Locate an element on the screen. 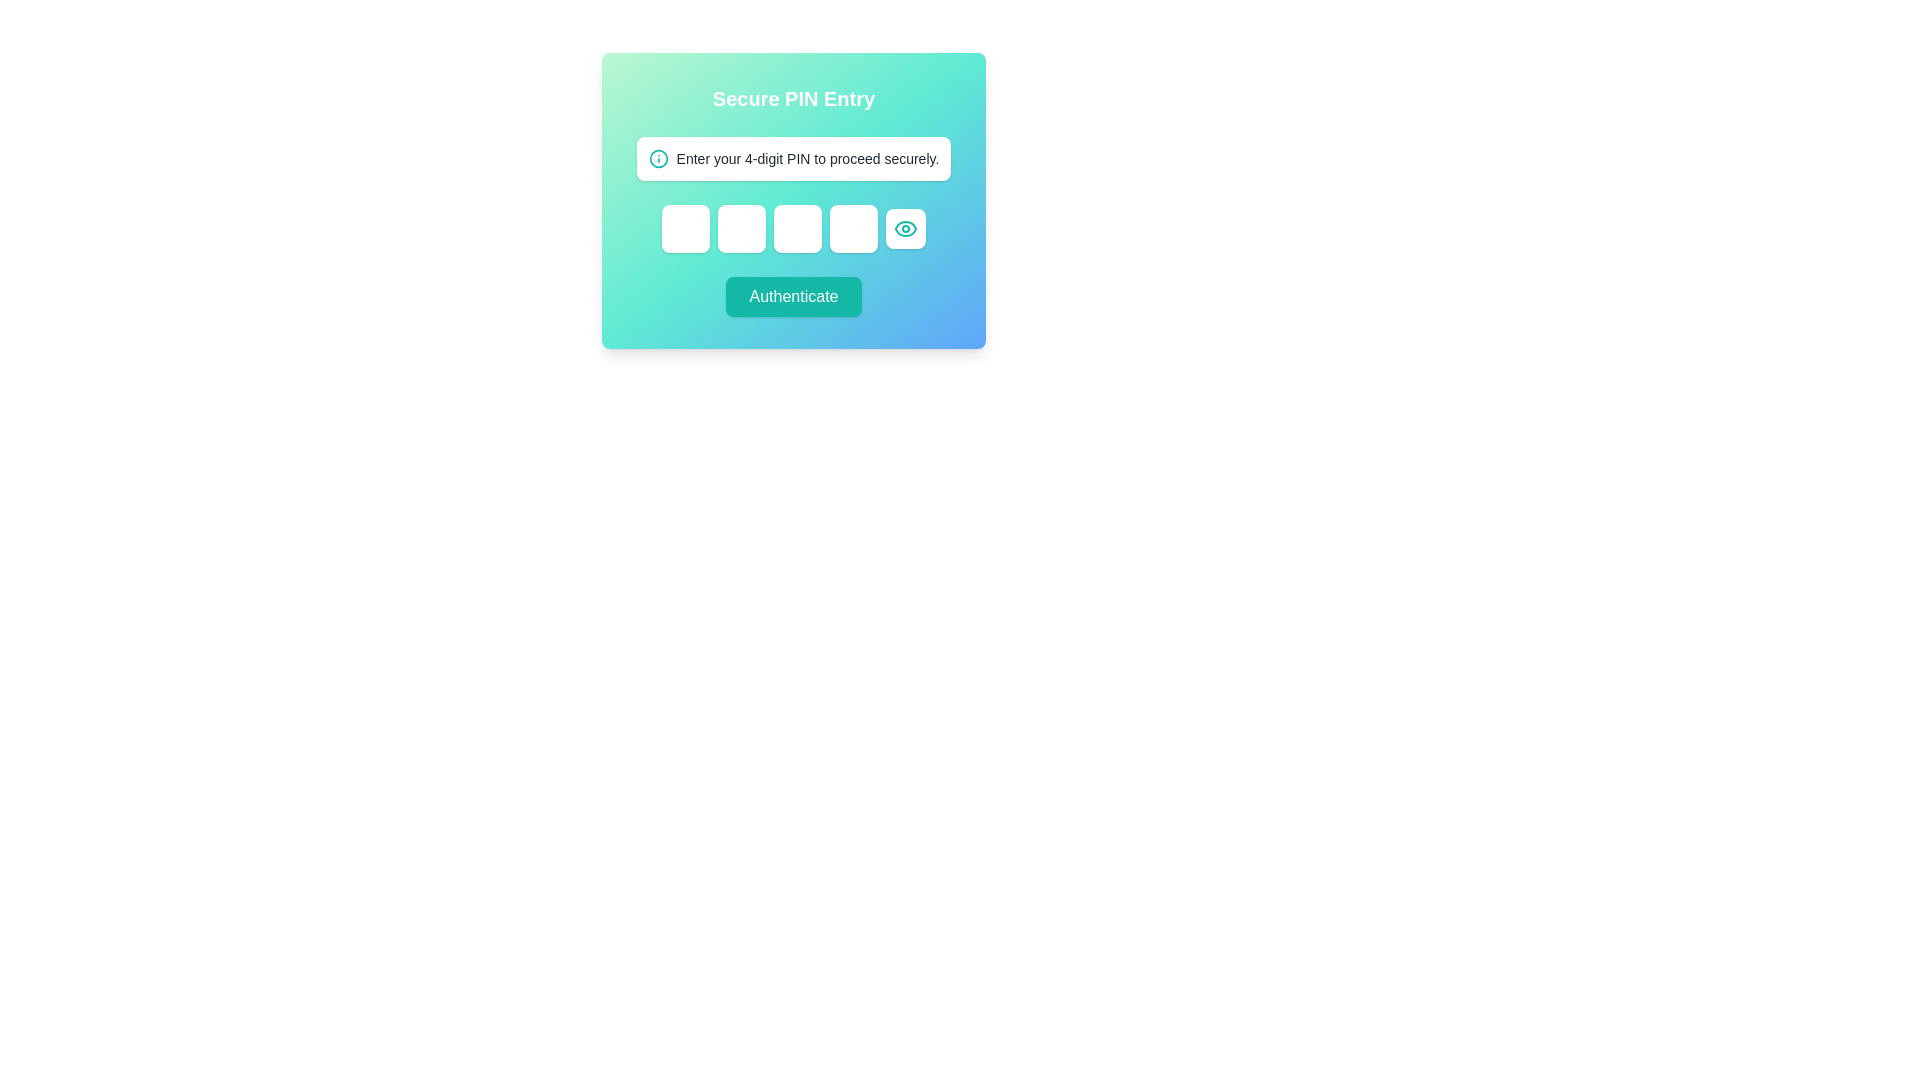  the third password input field to focus and allow the user to enter a numeric character for the secure PIN entry is located at coordinates (796, 227).